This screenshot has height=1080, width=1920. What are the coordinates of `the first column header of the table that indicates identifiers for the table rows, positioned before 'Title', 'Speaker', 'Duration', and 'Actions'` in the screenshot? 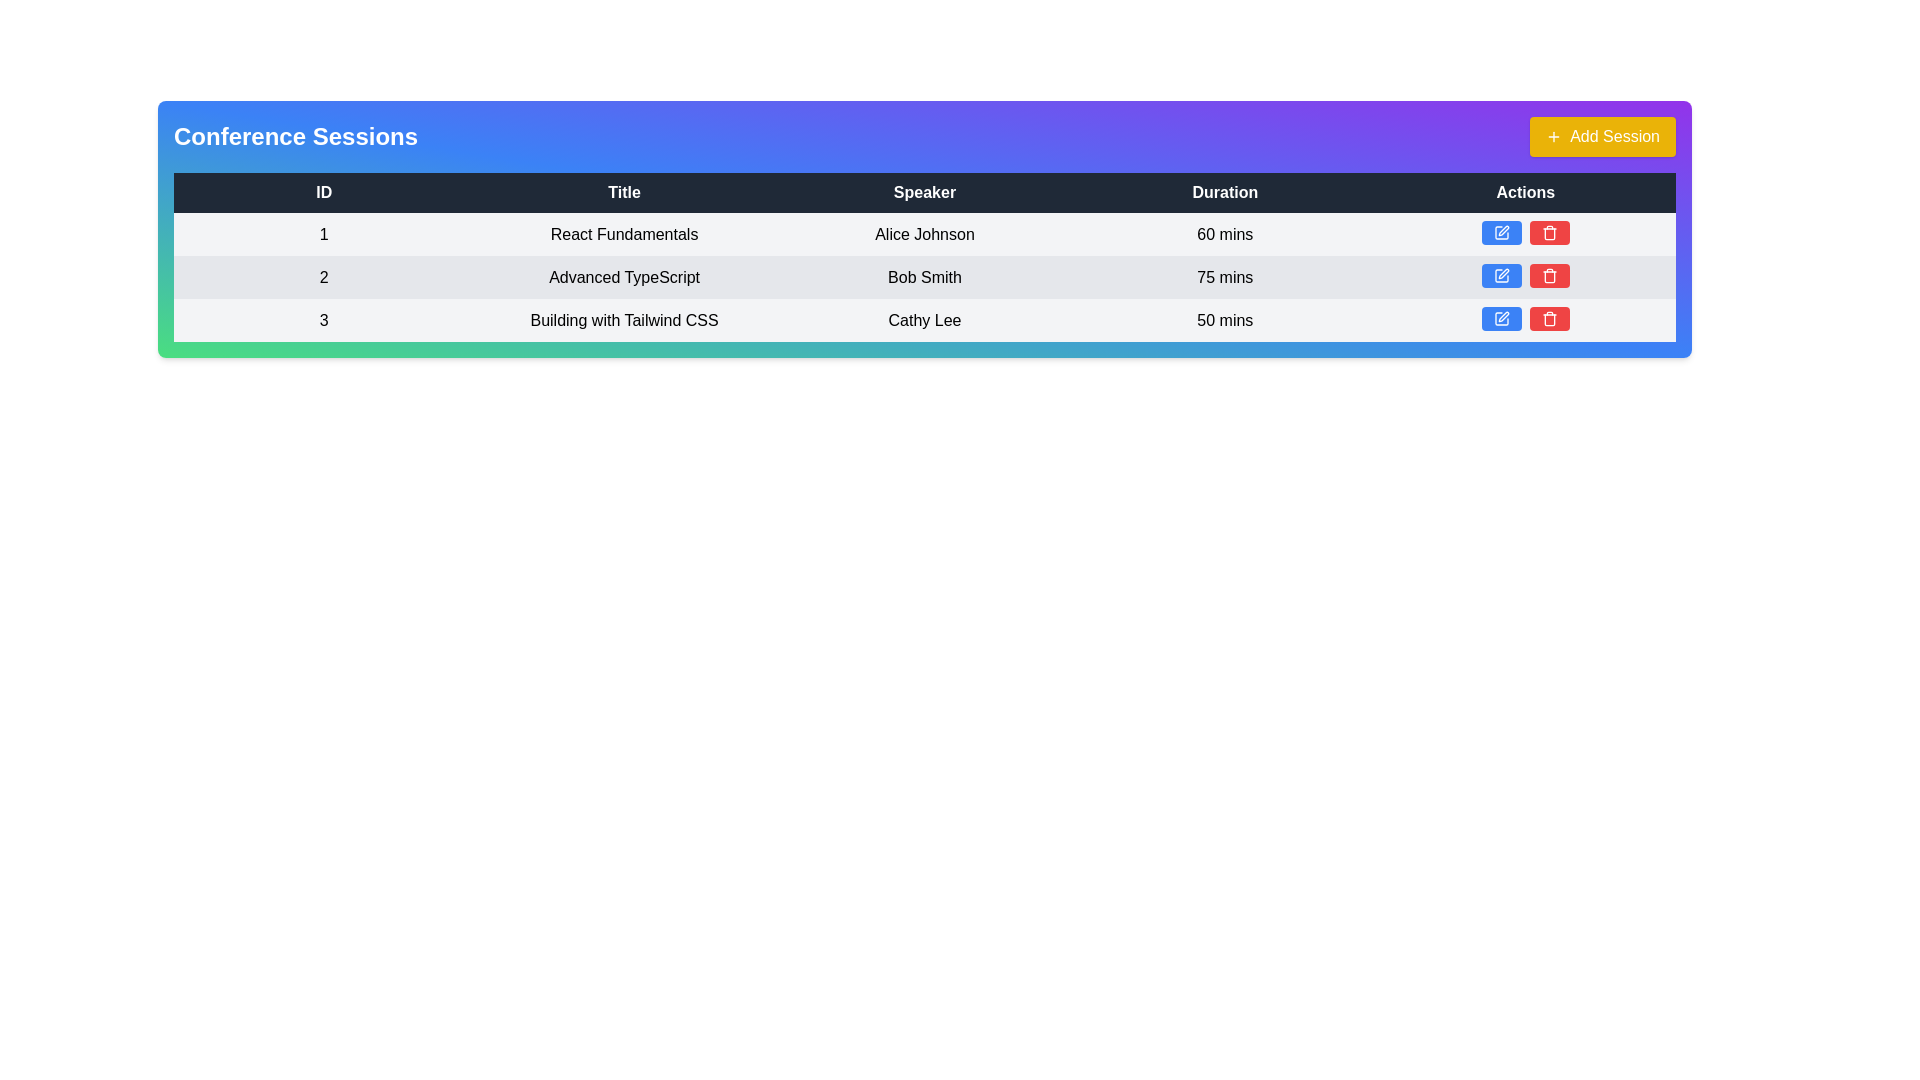 It's located at (324, 192).